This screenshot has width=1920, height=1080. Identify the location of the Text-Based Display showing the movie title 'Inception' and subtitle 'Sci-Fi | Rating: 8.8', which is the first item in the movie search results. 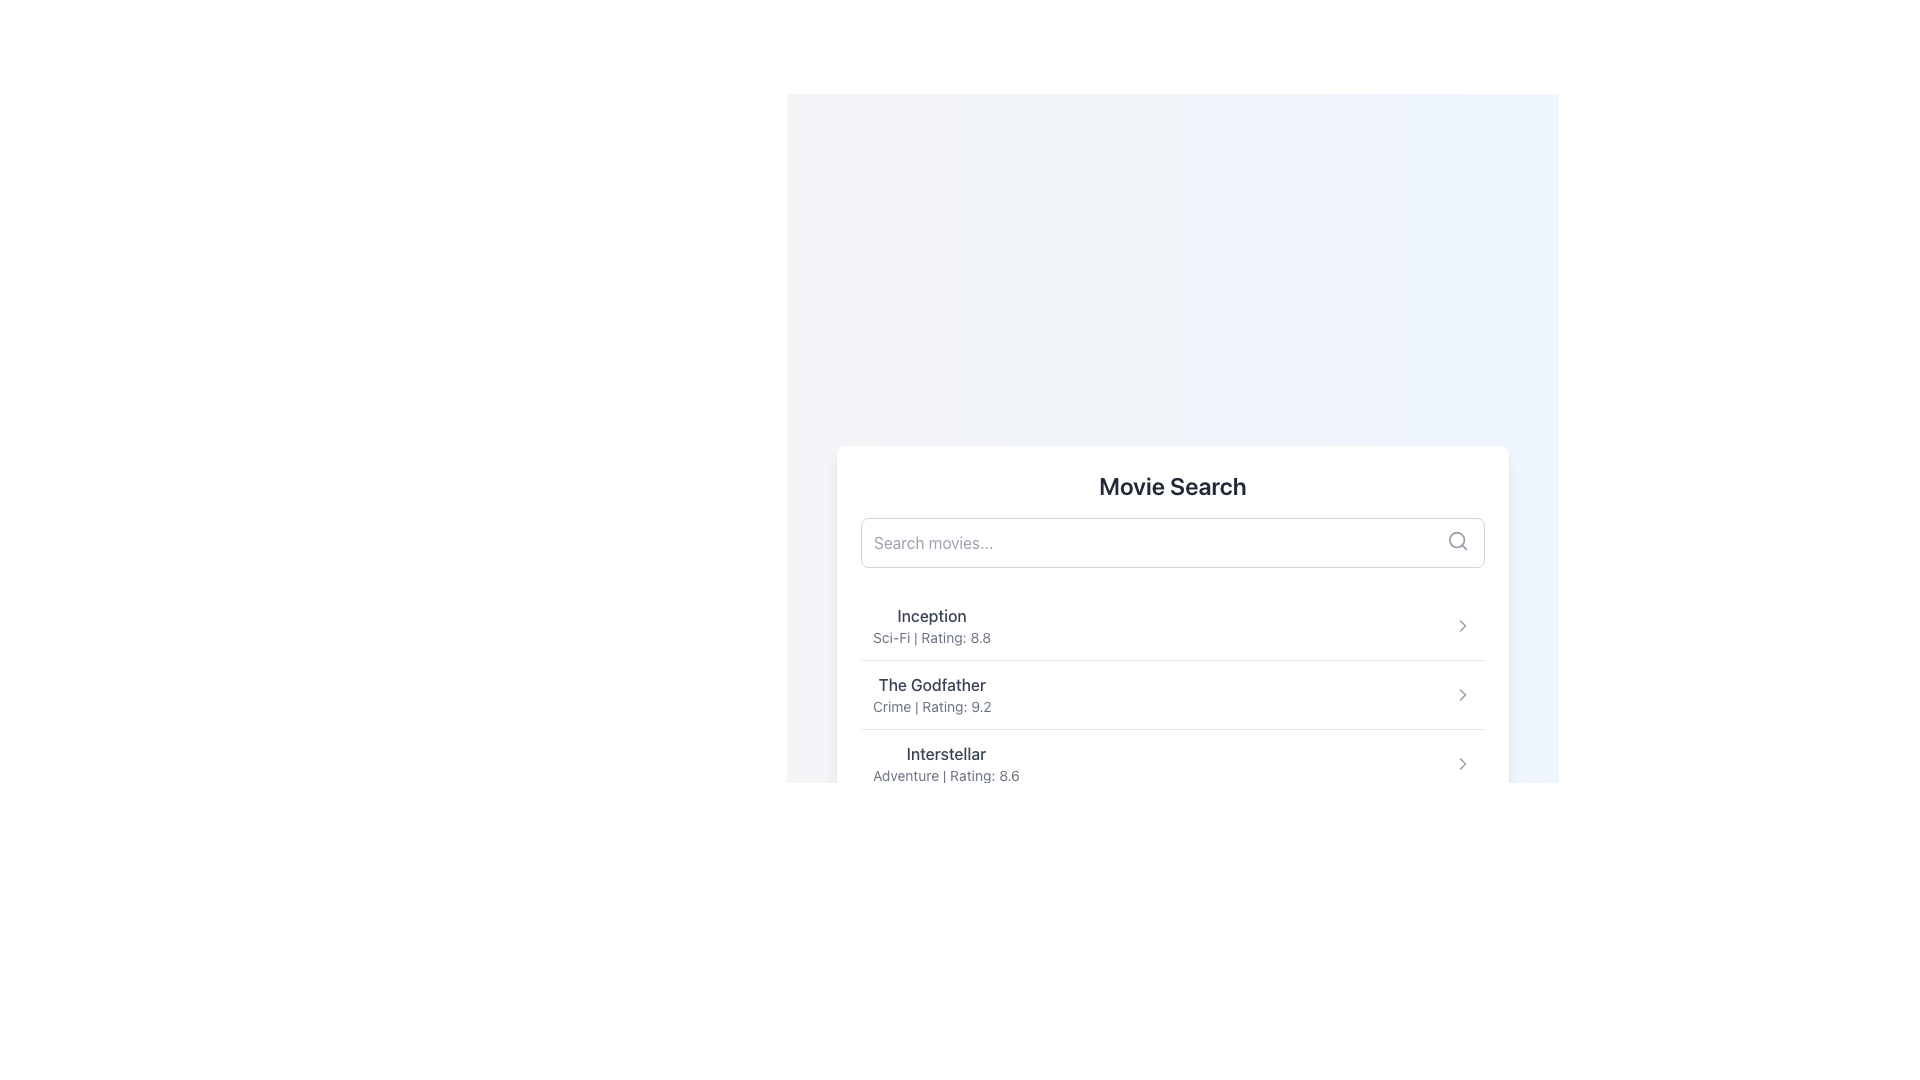
(930, 624).